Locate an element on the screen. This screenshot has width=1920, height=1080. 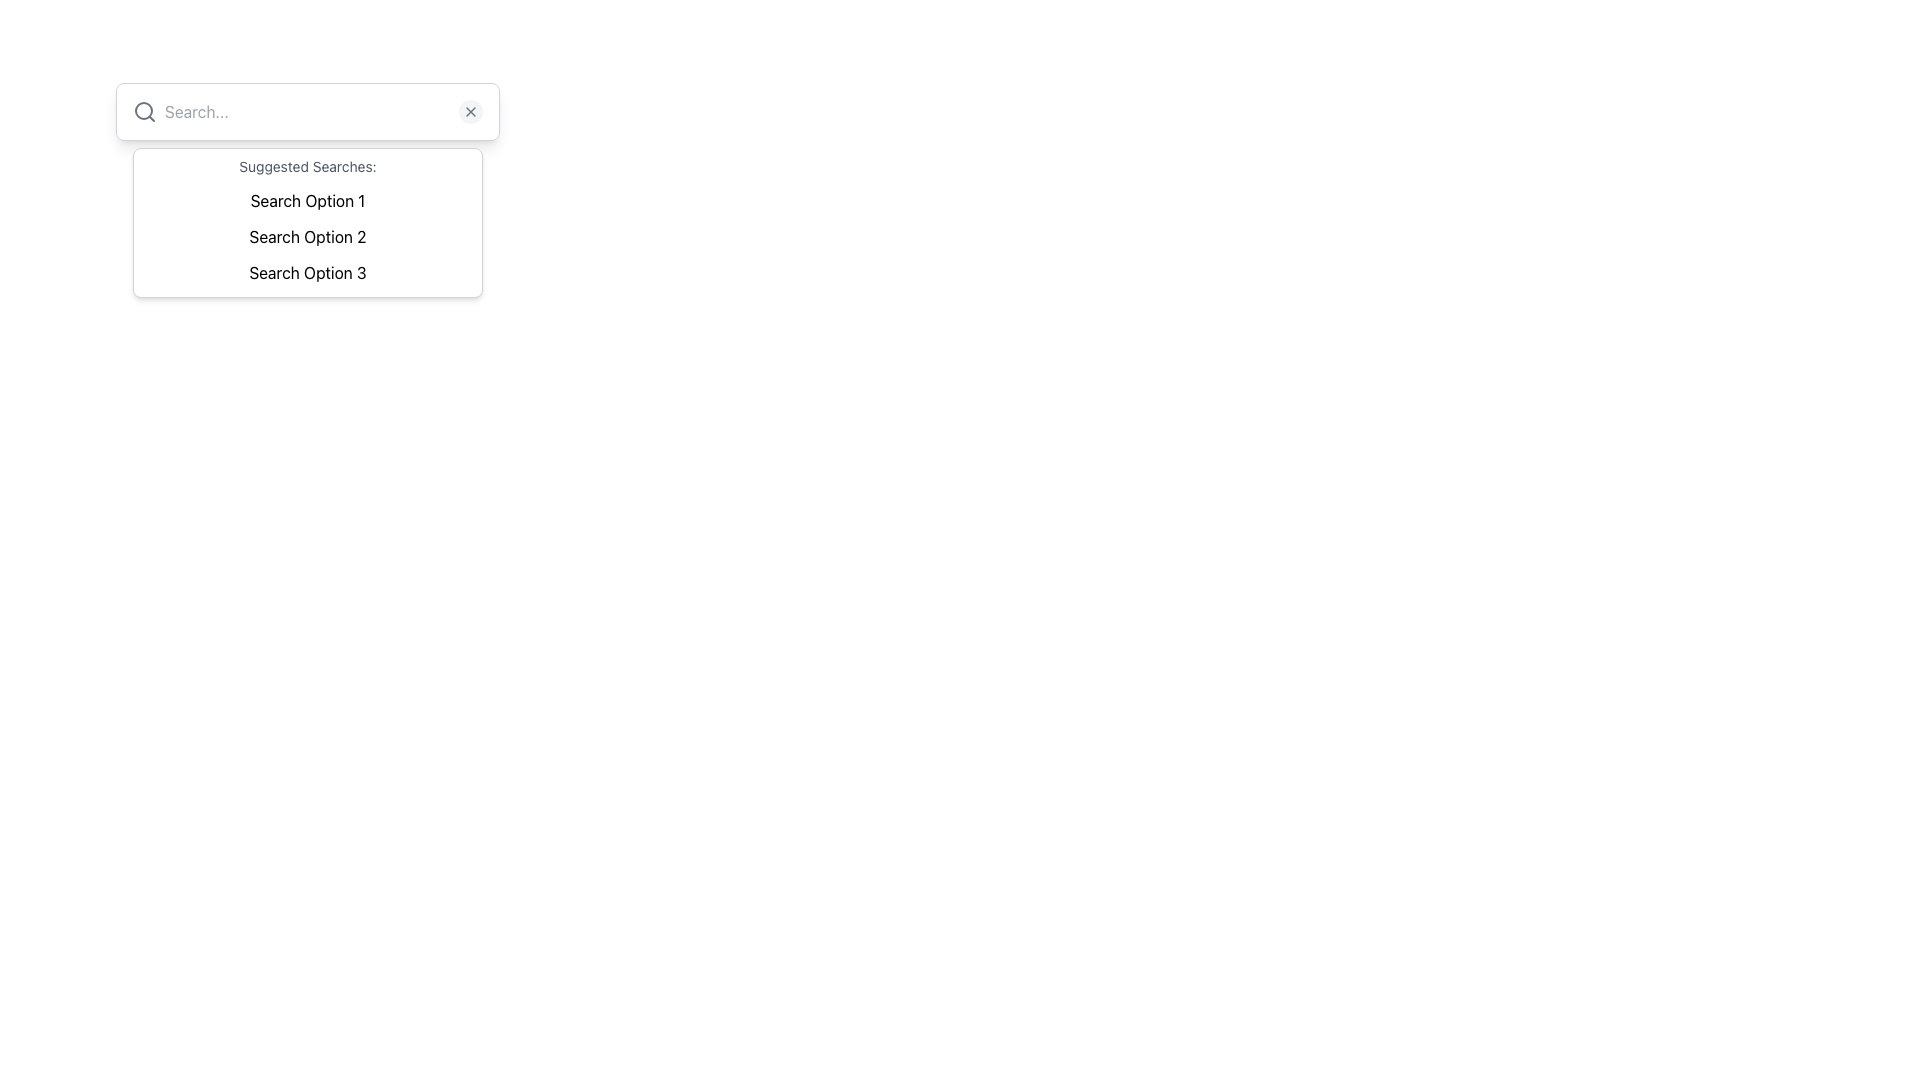
the suggested search queries list located in the dropdown panel below the search bar is located at coordinates (306, 235).